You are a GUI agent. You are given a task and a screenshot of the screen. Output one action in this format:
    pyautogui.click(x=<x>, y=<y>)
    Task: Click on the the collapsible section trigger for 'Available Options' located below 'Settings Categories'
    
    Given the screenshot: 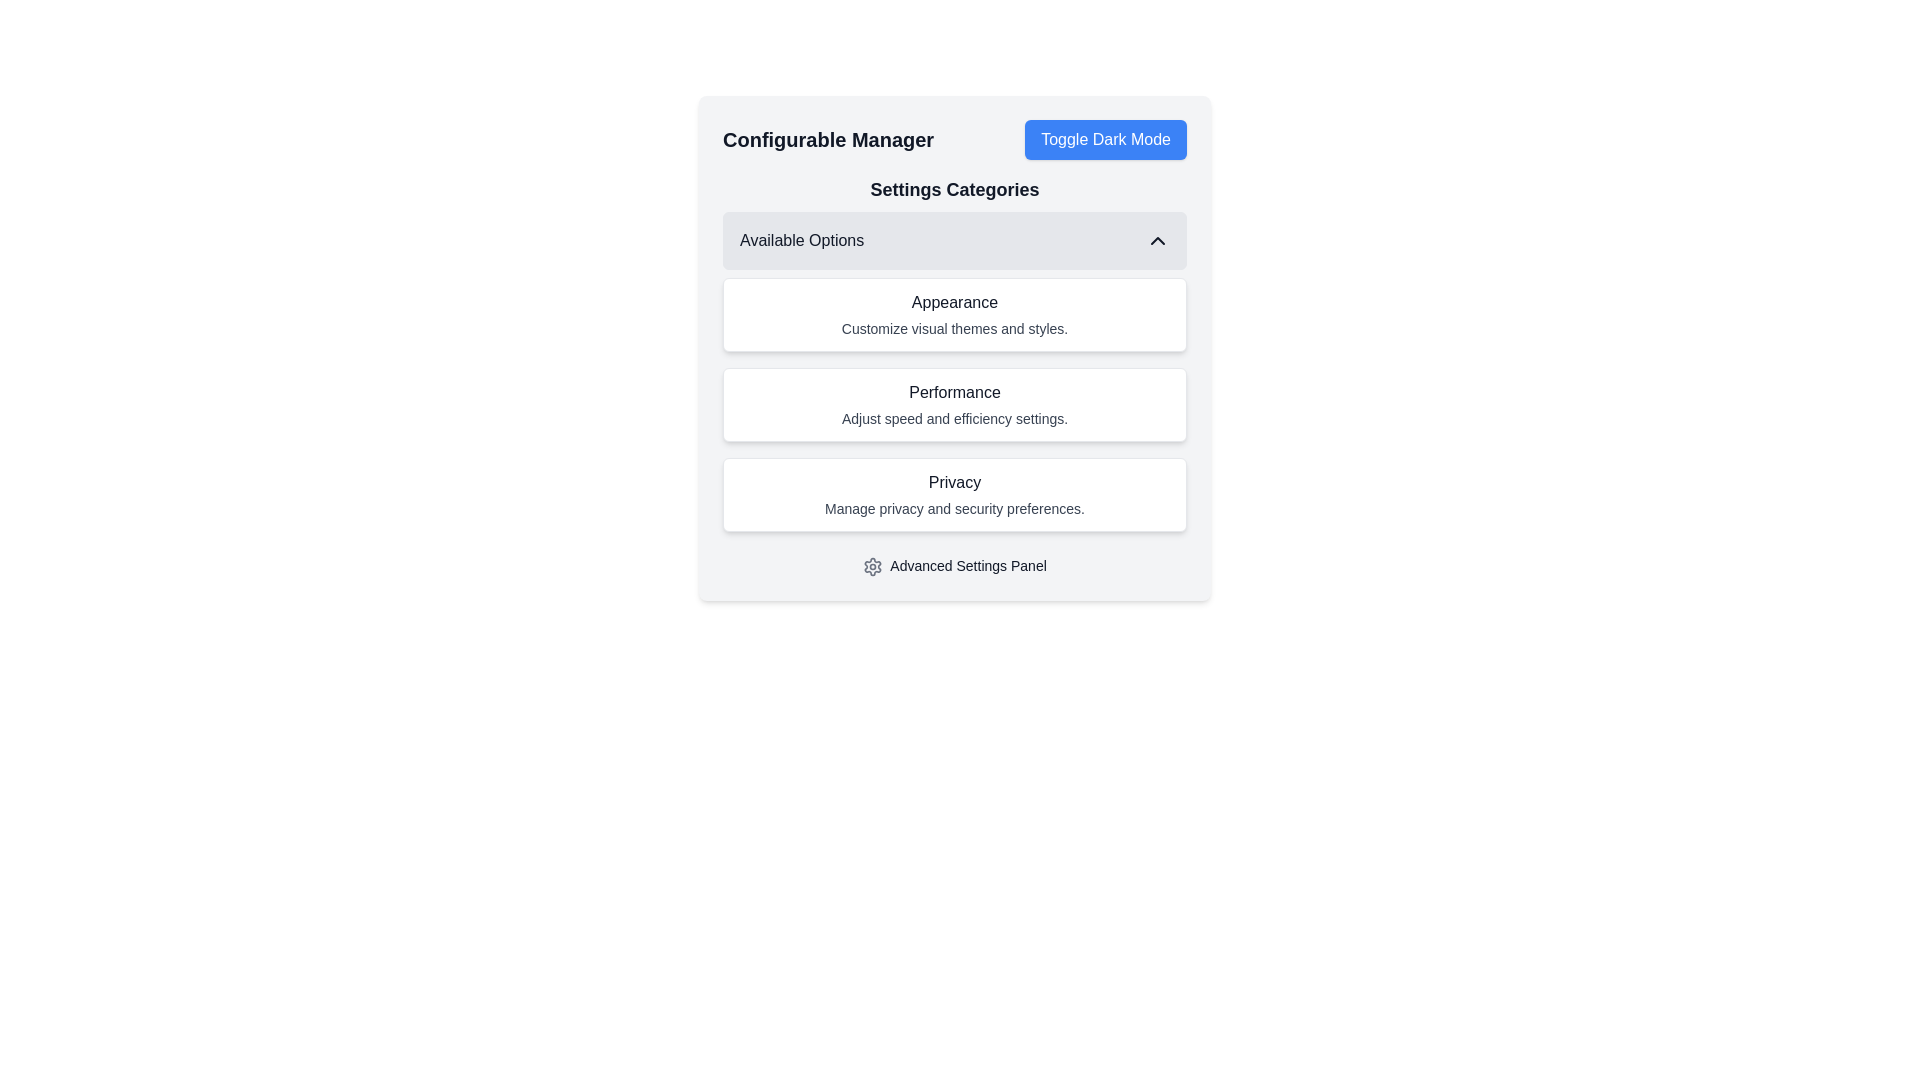 What is the action you would take?
    pyautogui.click(x=954, y=239)
    